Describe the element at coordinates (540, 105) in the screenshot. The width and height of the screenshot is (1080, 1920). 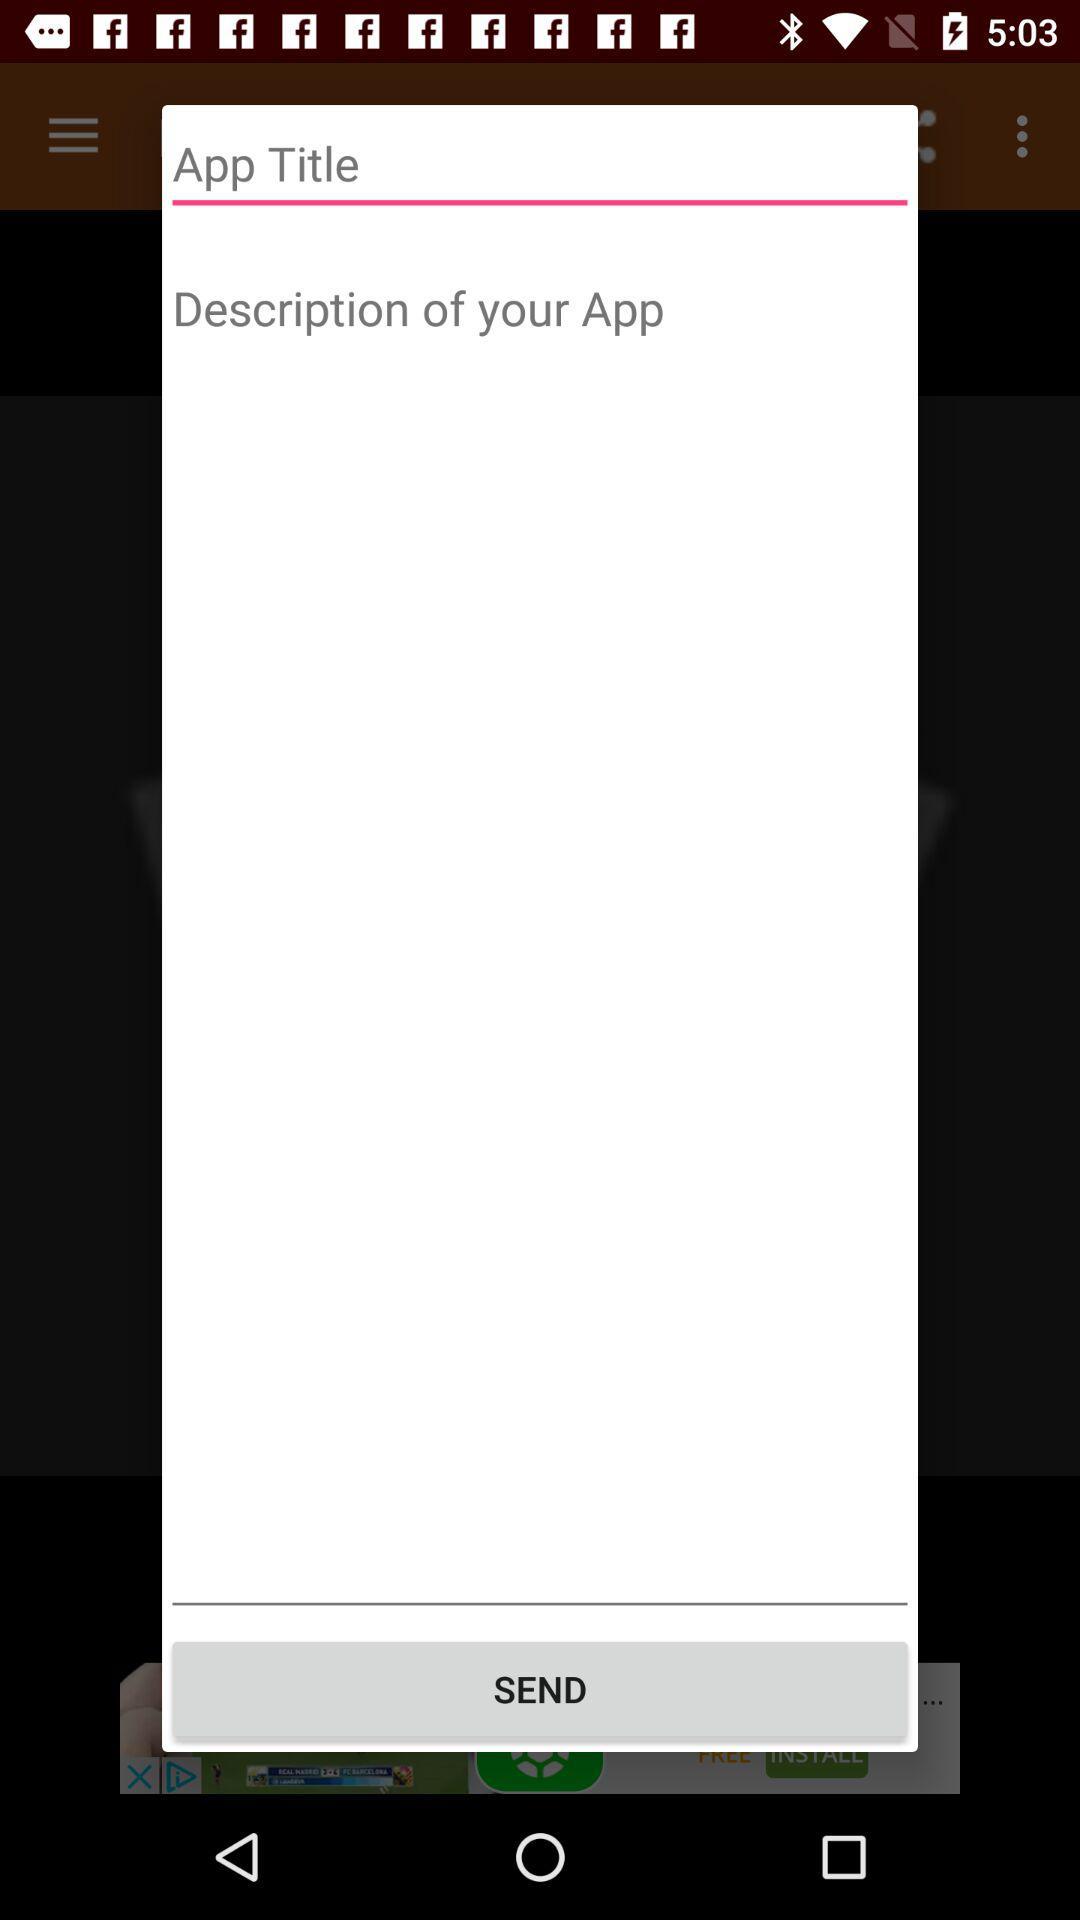
I see `info@icyarena.com` at that location.